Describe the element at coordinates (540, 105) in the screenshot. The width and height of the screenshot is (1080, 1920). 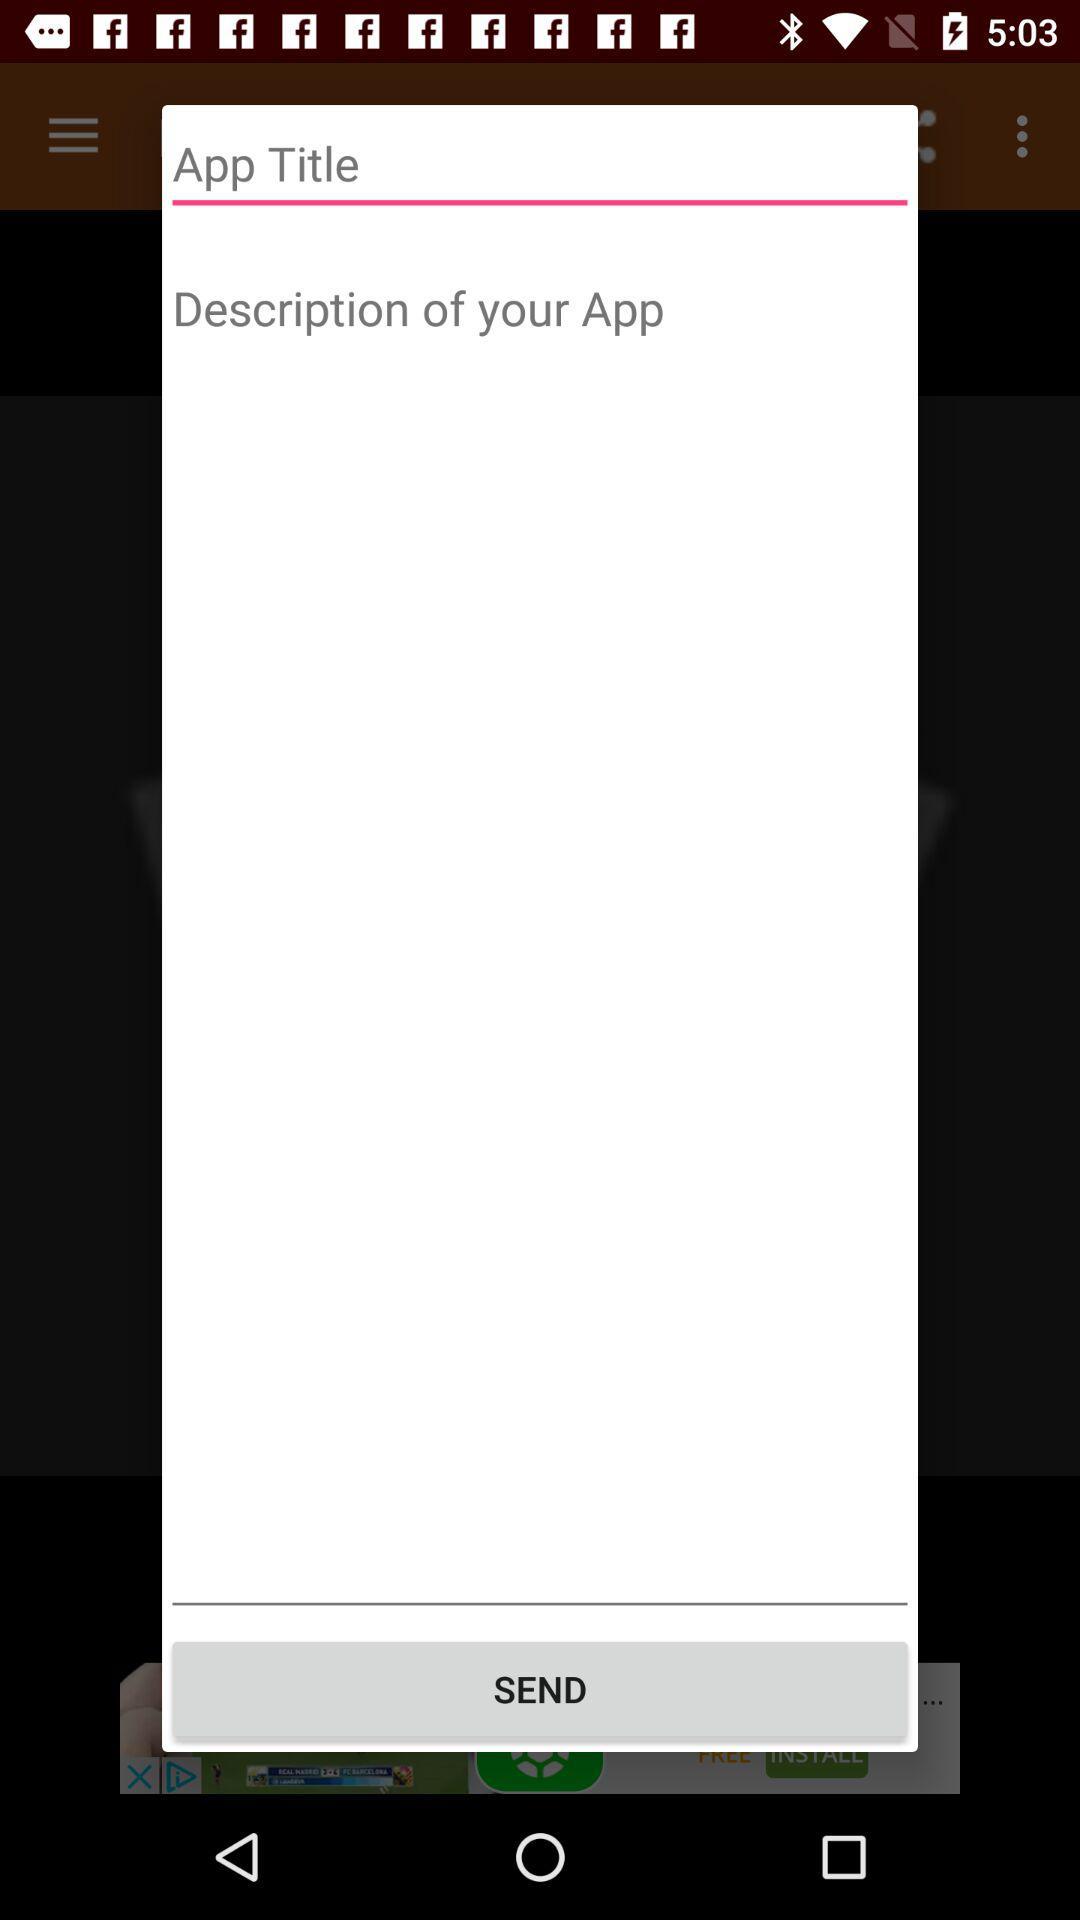
I see `info@icyarena.com` at that location.